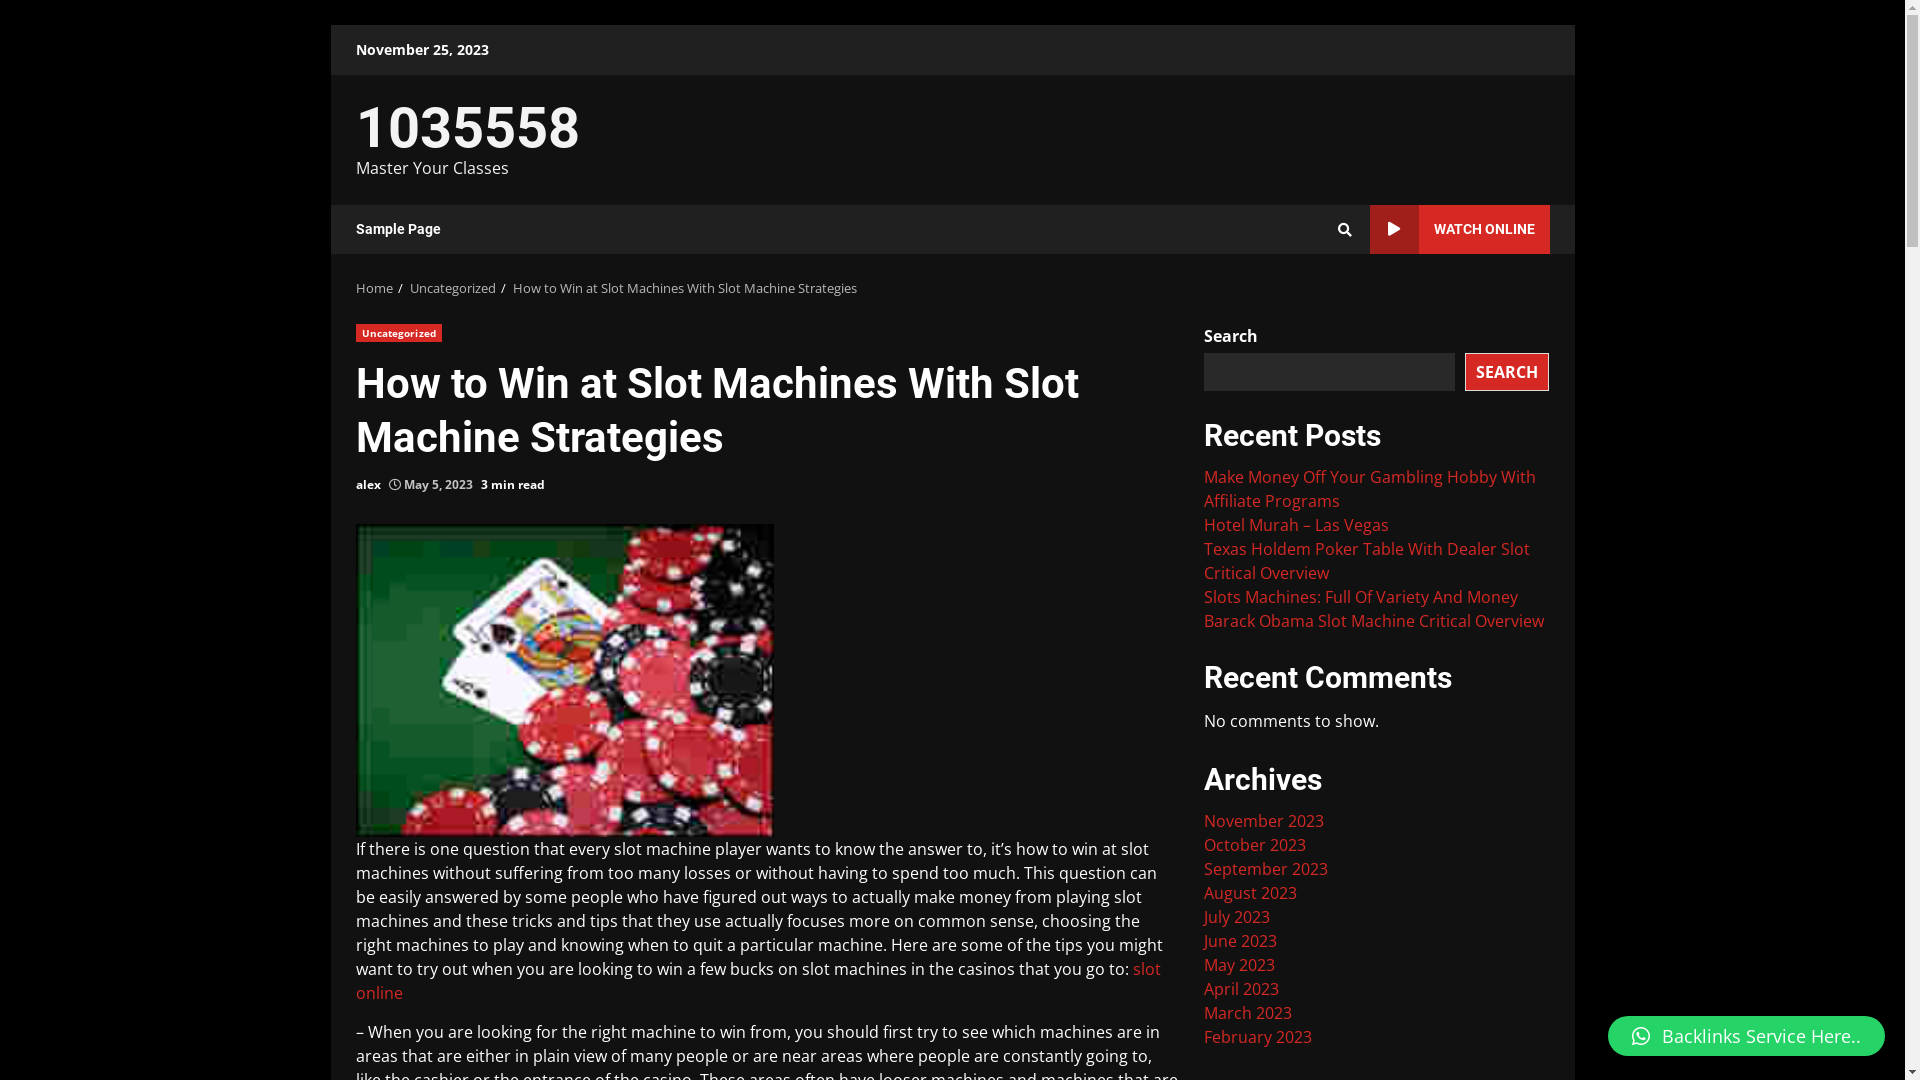 The image size is (1920, 1080). I want to click on 'May 2023', so click(1203, 963).